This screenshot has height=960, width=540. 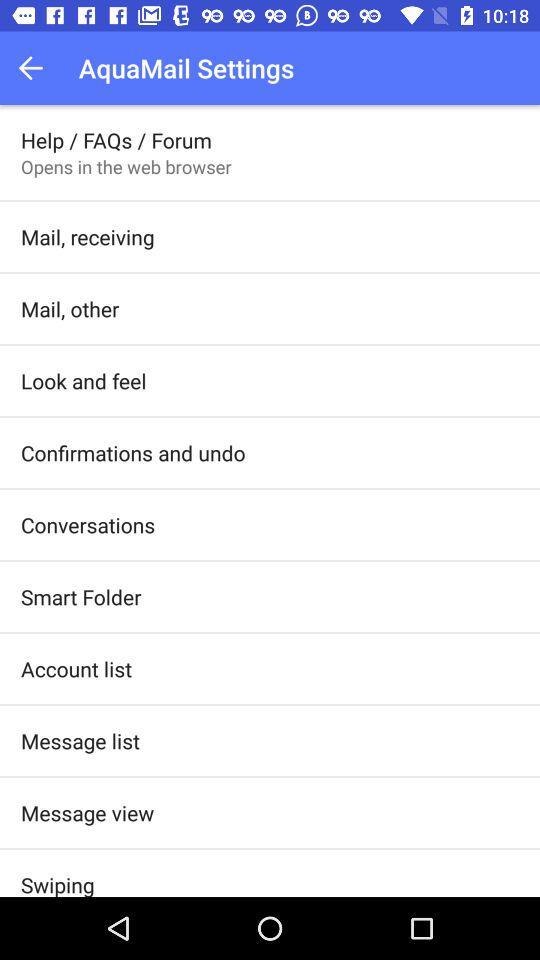 What do you see at coordinates (79, 740) in the screenshot?
I see `the message list icon` at bounding box center [79, 740].